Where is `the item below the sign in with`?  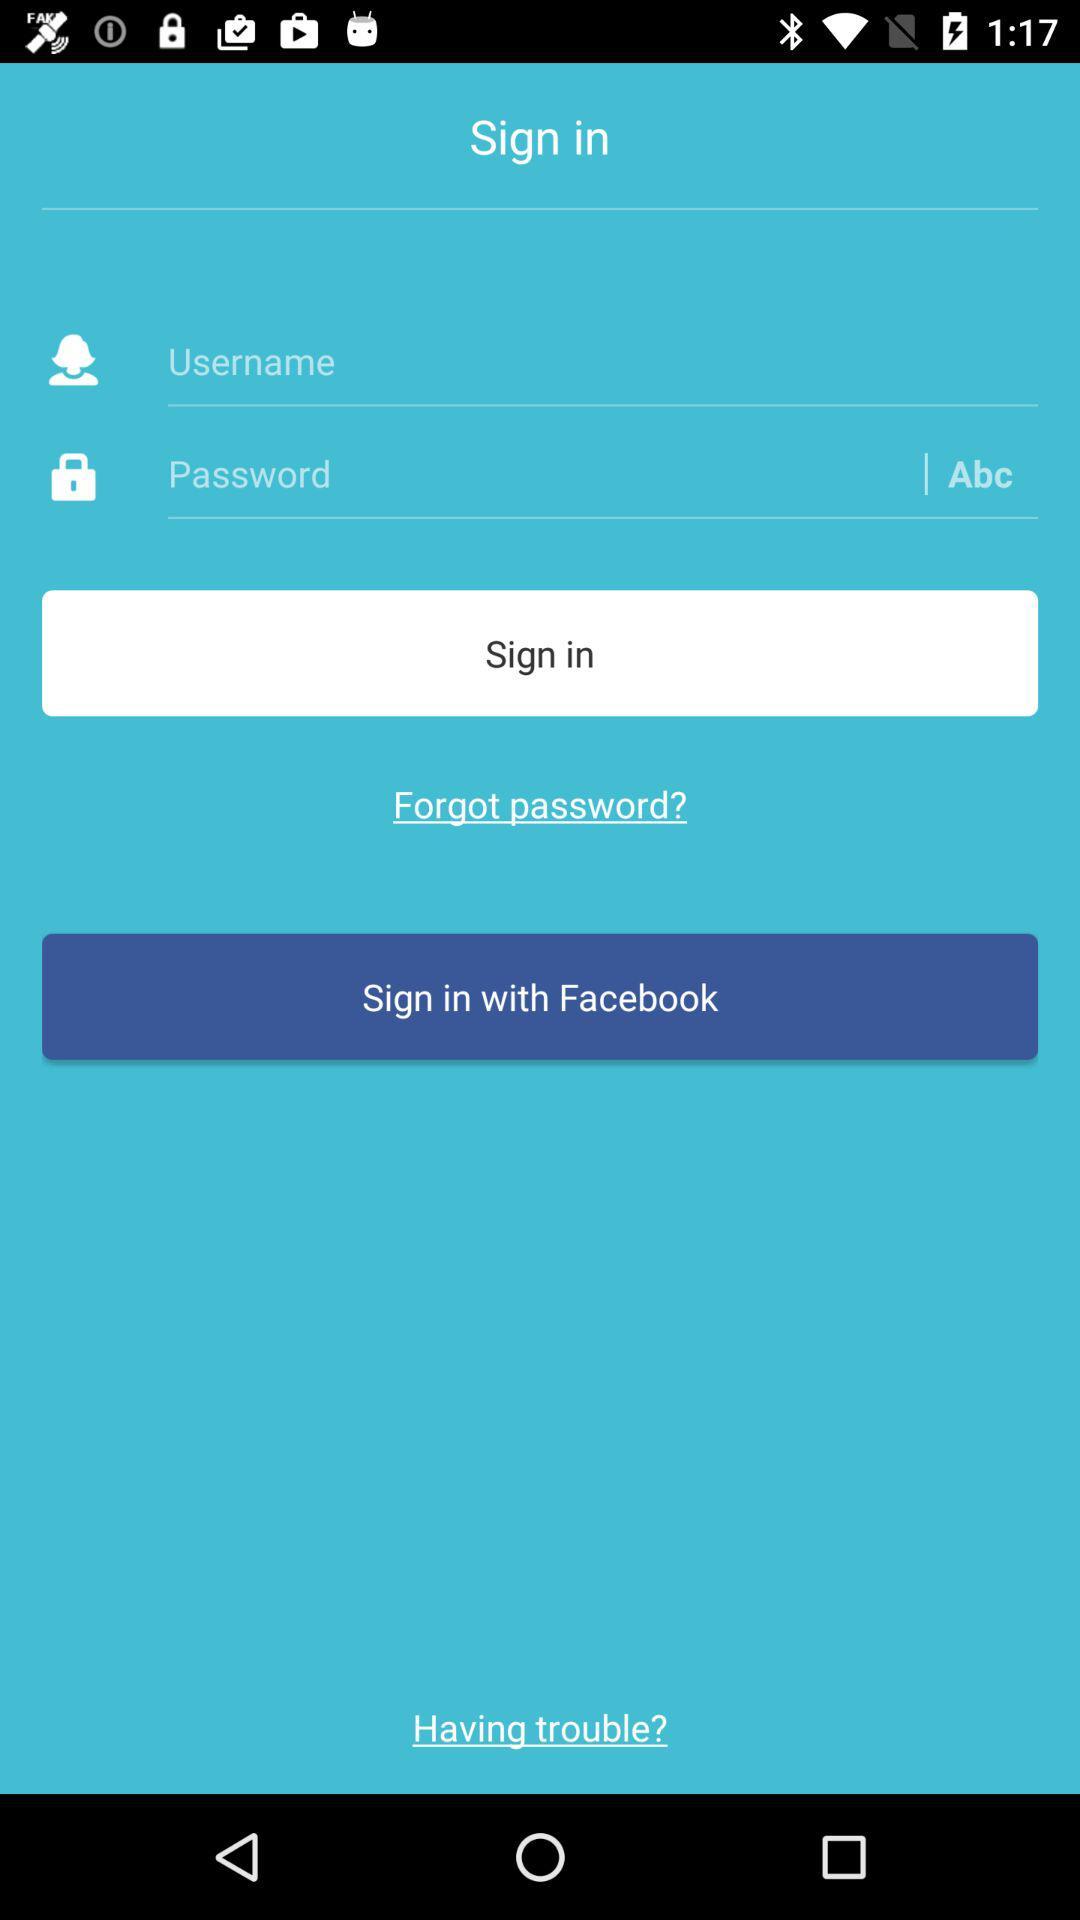
the item below the sign in with is located at coordinates (540, 1726).